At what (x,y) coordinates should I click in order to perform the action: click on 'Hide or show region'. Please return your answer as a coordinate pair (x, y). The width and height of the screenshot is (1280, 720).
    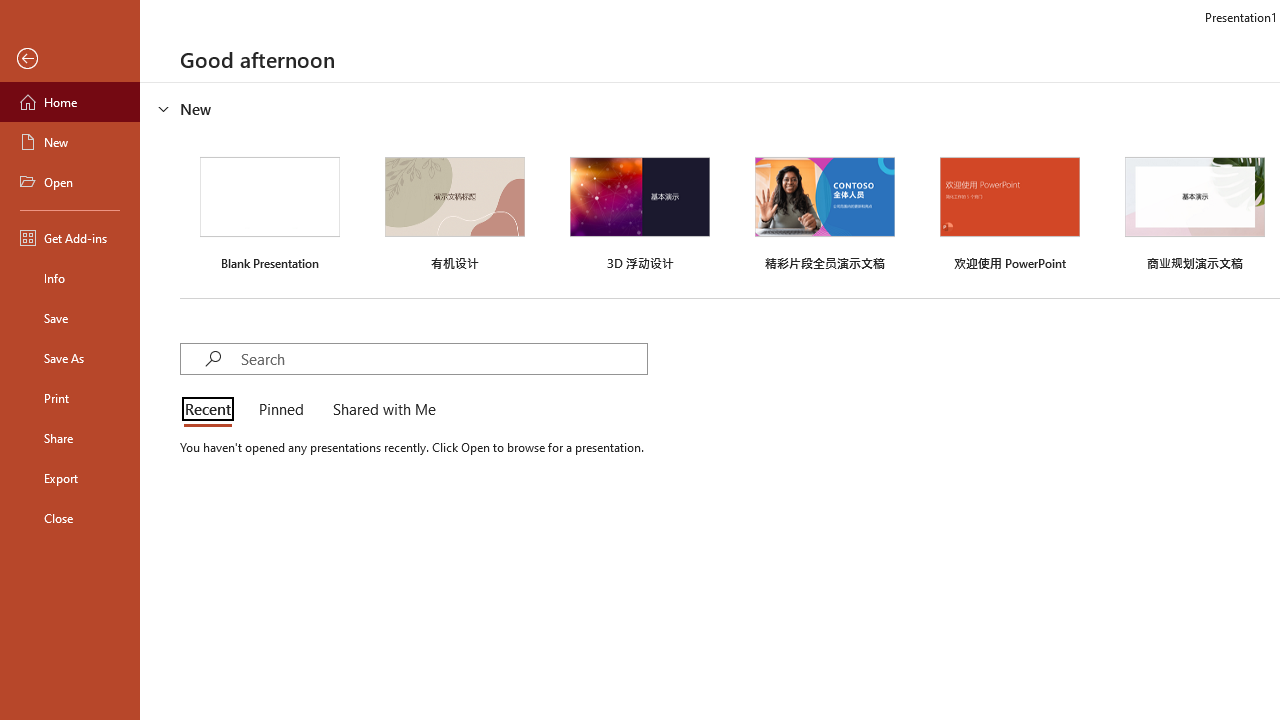
    Looking at the image, I should click on (164, 109).